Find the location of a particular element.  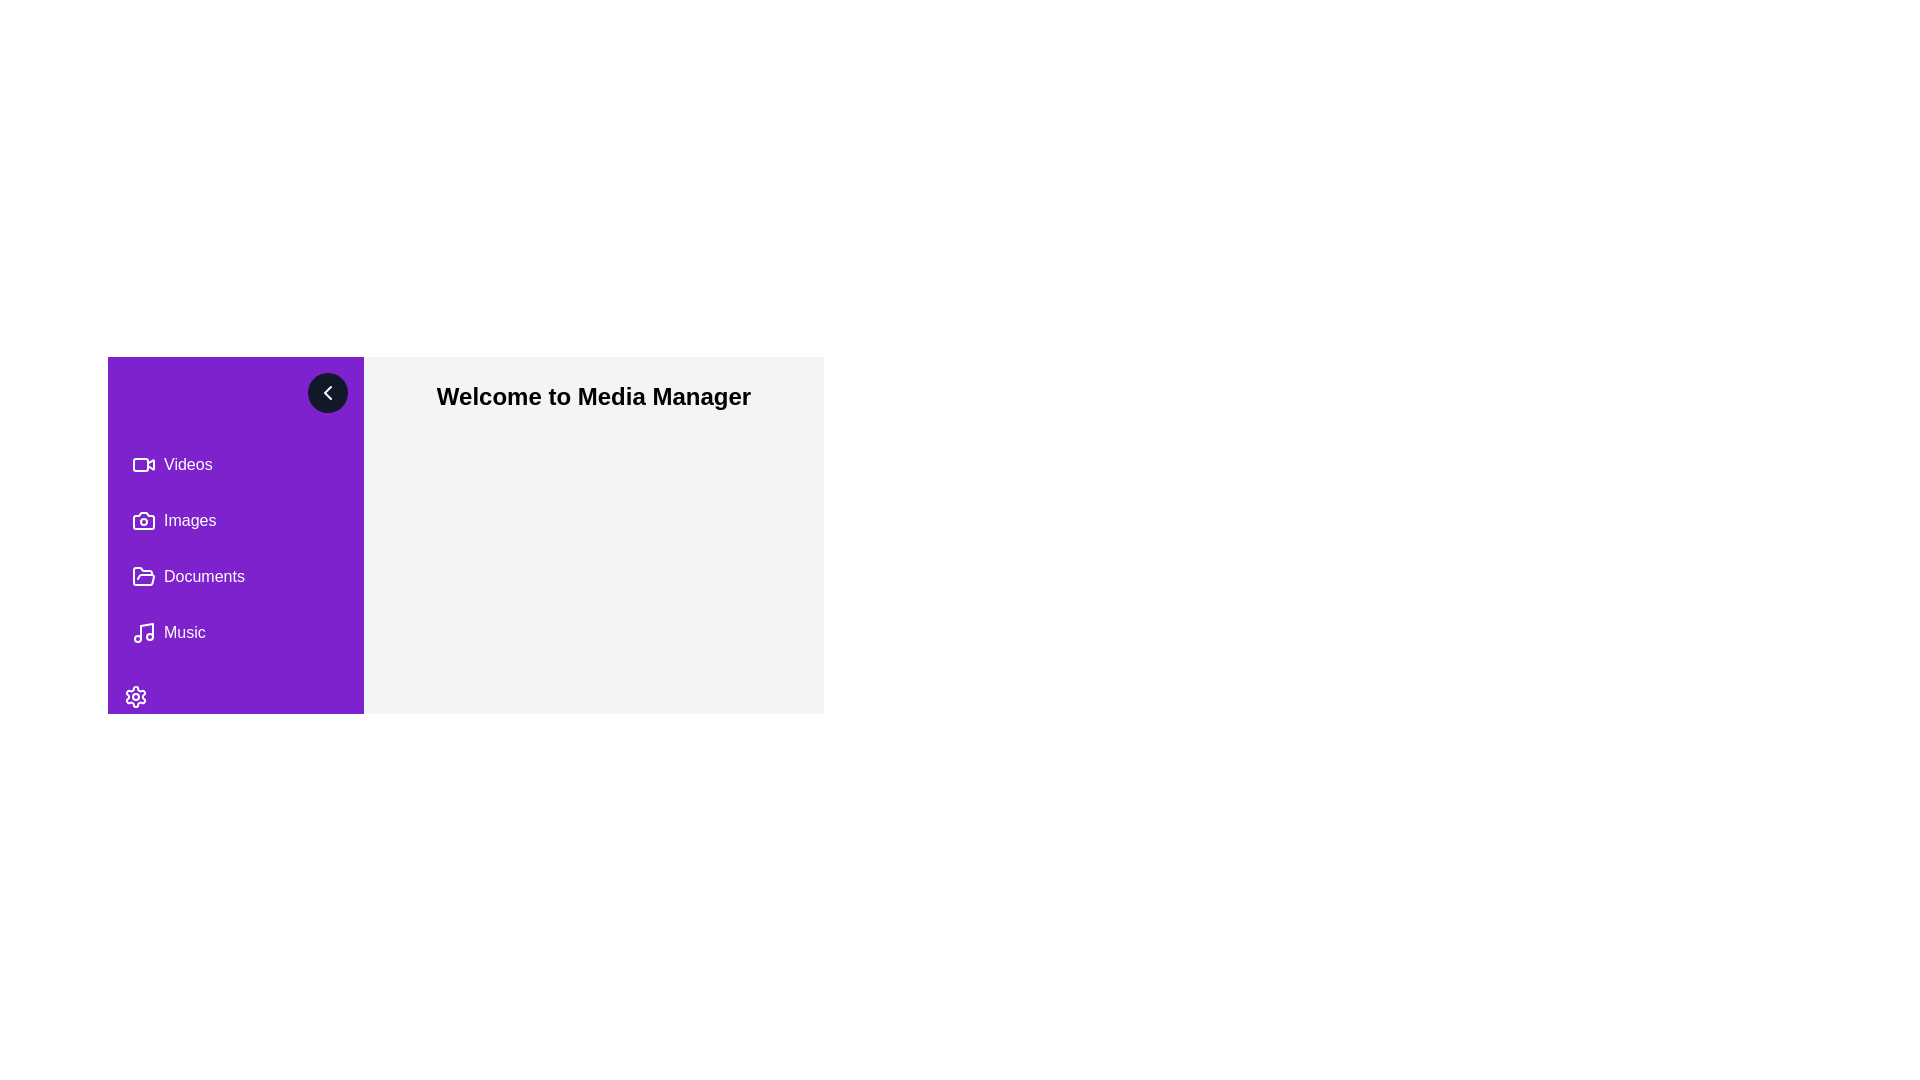

the menu item labeled Documents is located at coordinates (235, 577).